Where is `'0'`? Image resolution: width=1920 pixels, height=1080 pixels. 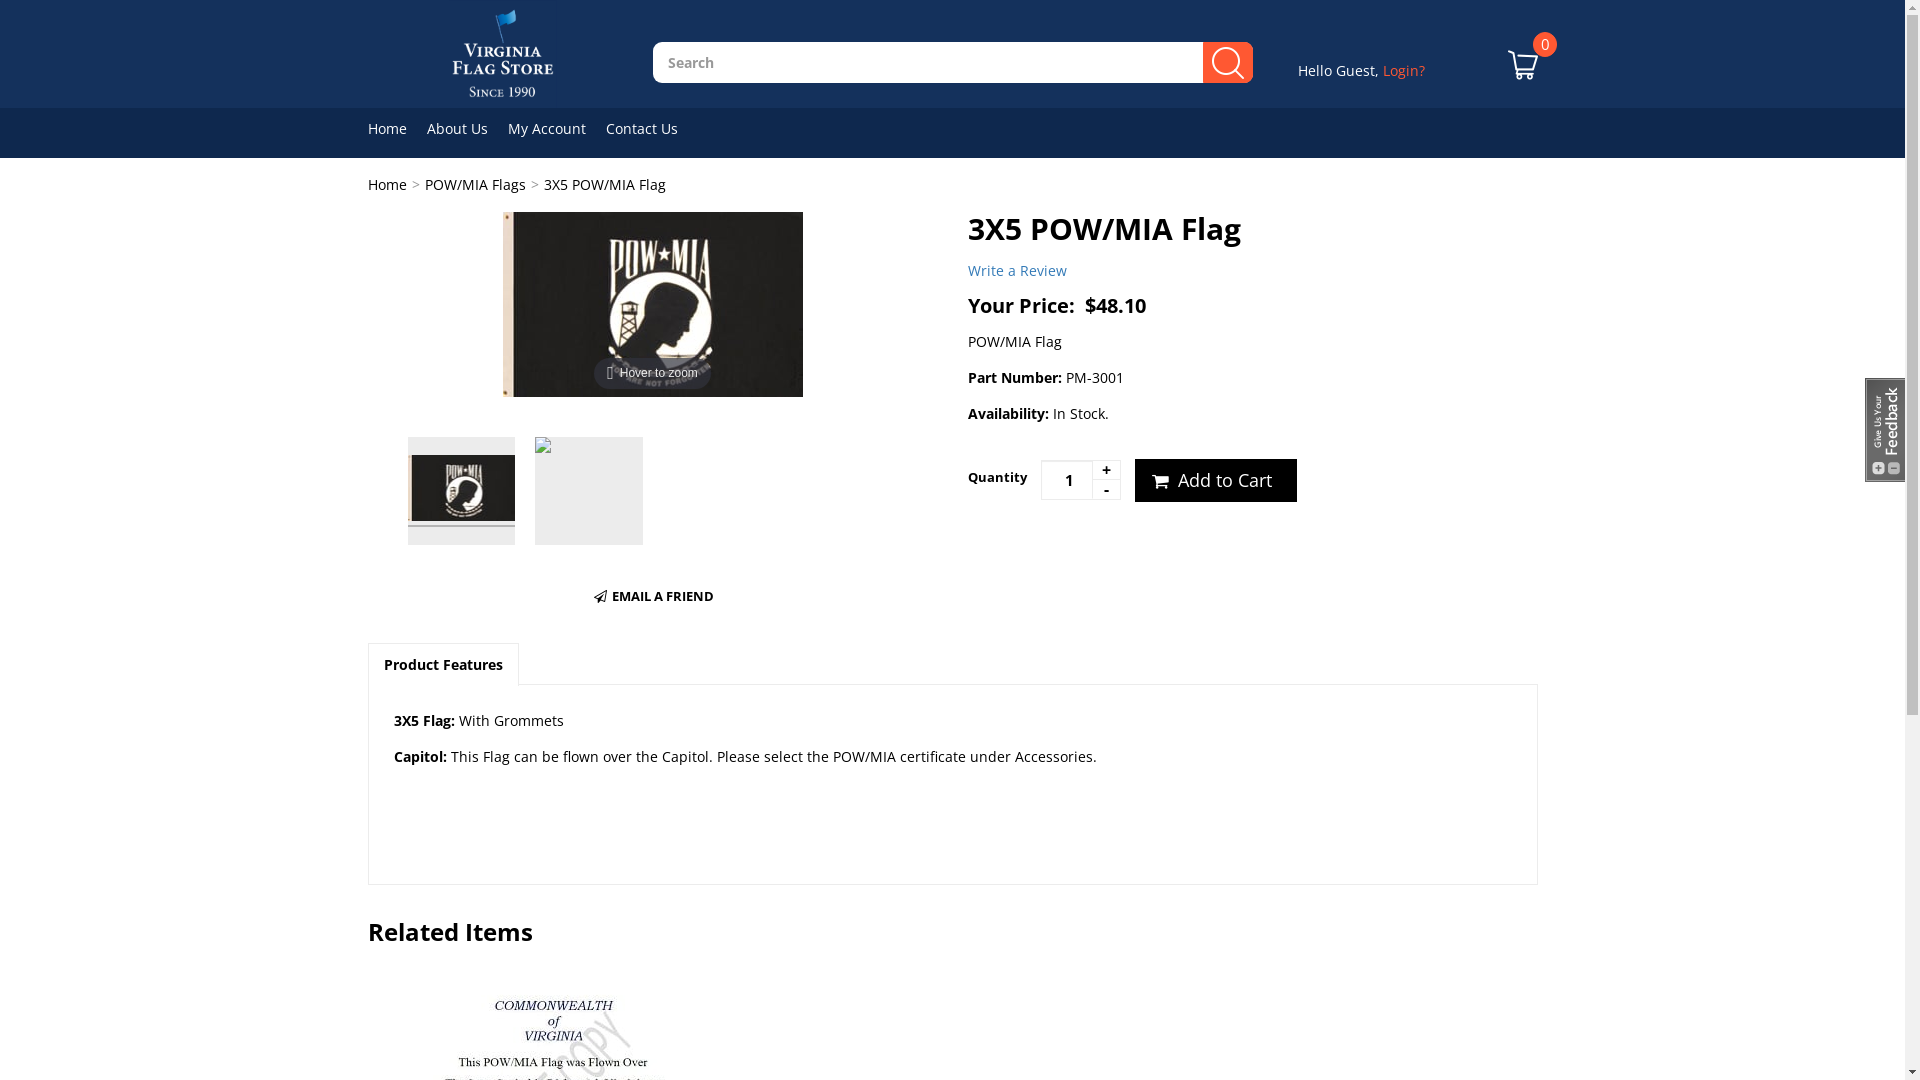 '0' is located at coordinates (1521, 78).